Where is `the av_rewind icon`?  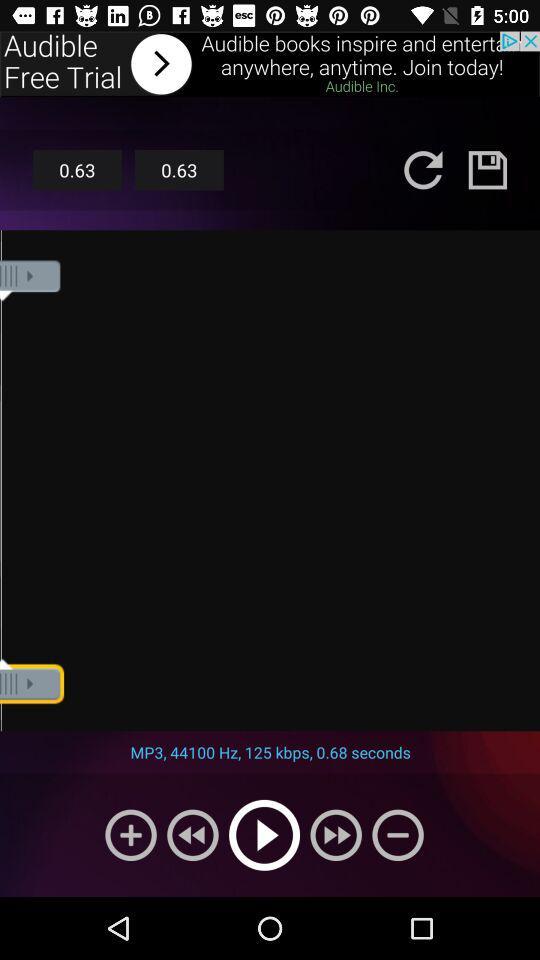
the av_rewind icon is located at coordinates (192, 835).